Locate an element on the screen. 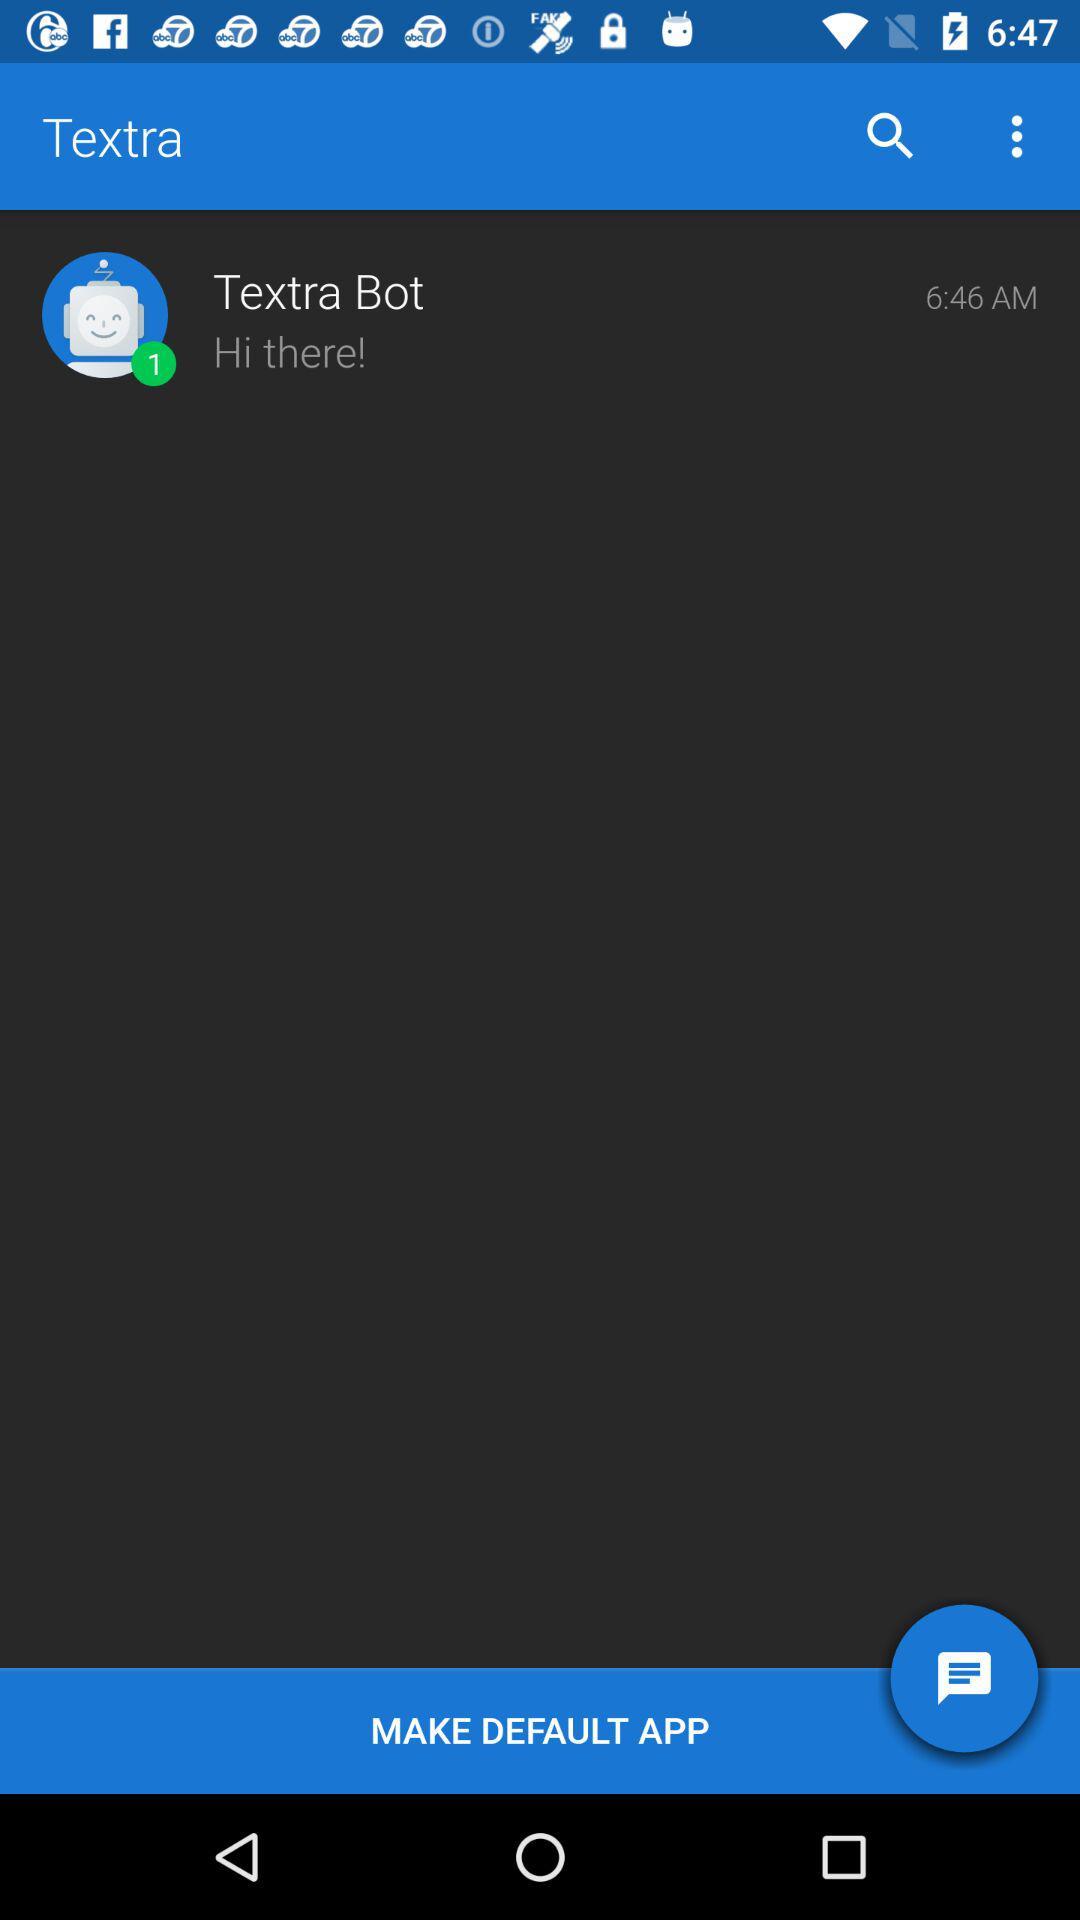 The height and width of the screenshot is (1920, 1080). the more icon is located at coordinates (1017, 135).